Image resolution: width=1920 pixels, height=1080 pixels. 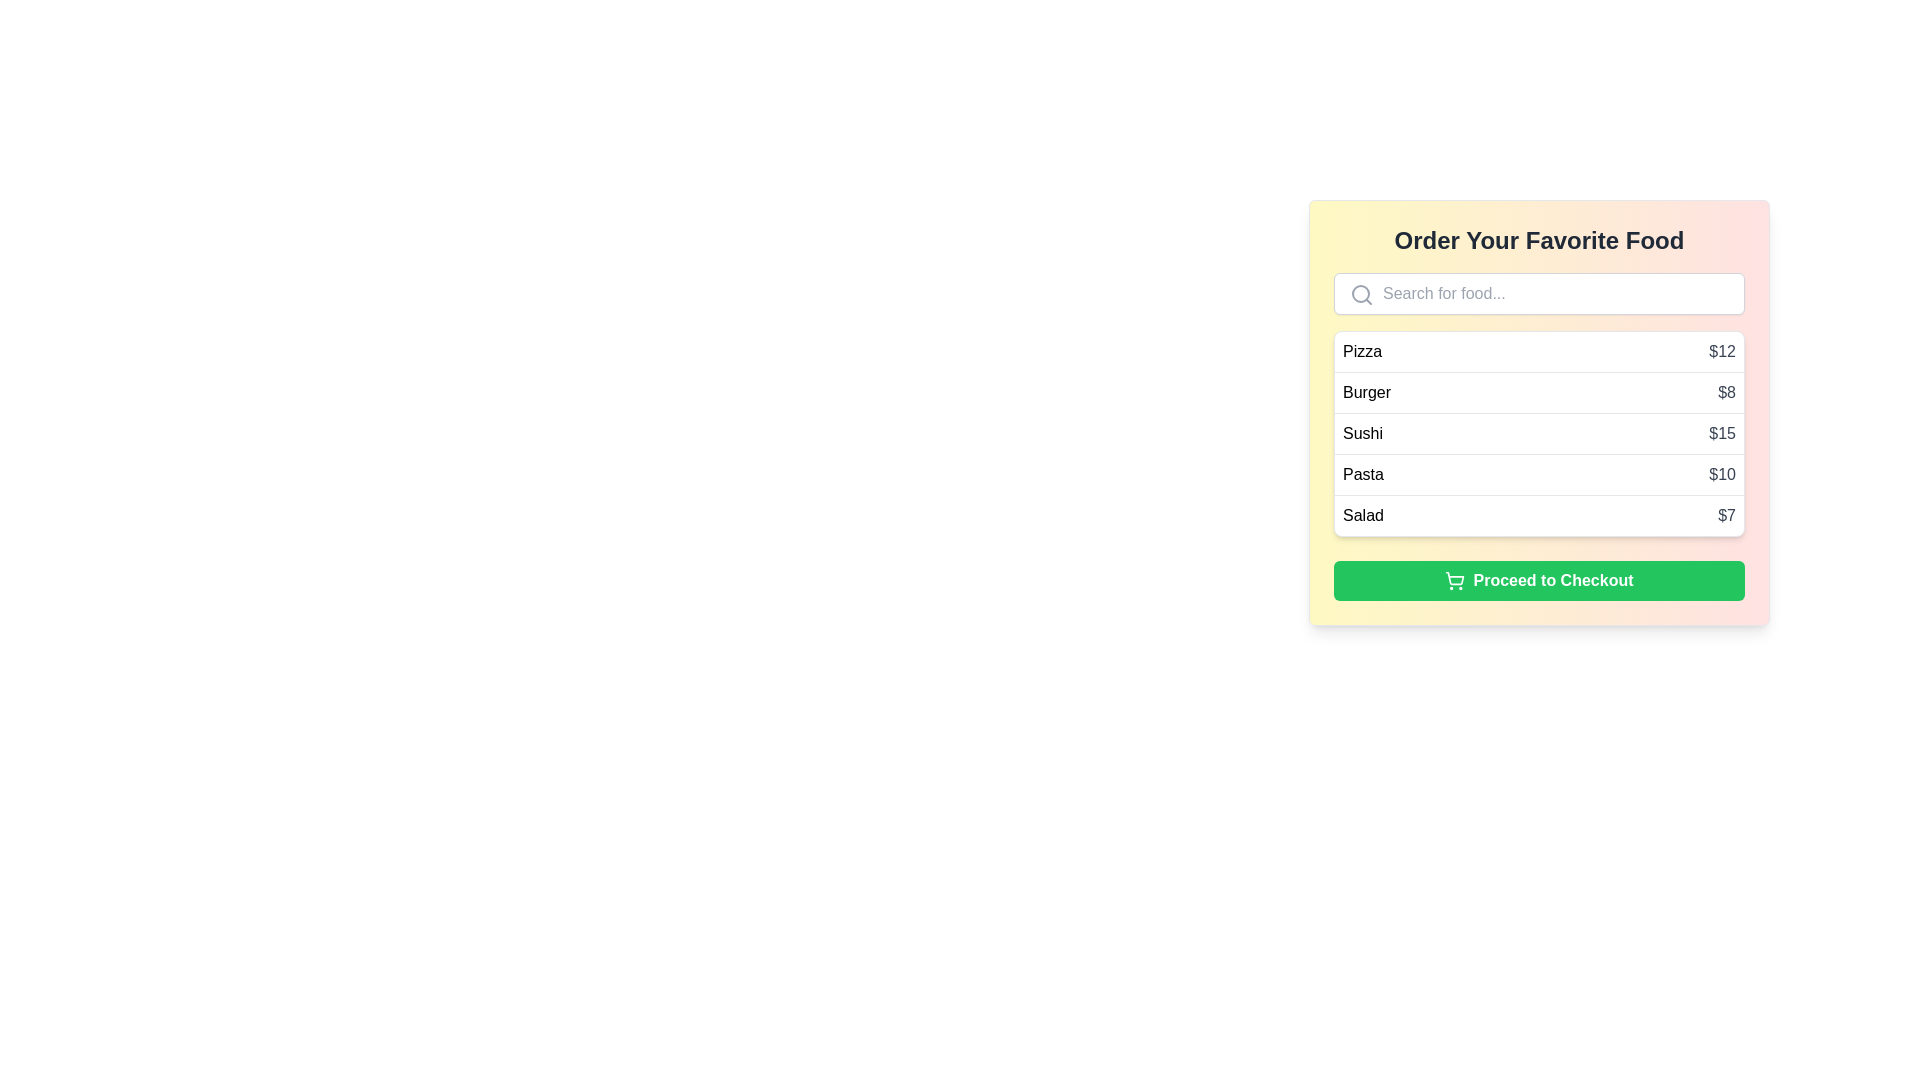 What do you see at coordinates (1538, 514) in the screenshot?
I see `the 'Salad' menu list item, which is the fifth entry in a vertical list` at bounding box center [1538, 514].